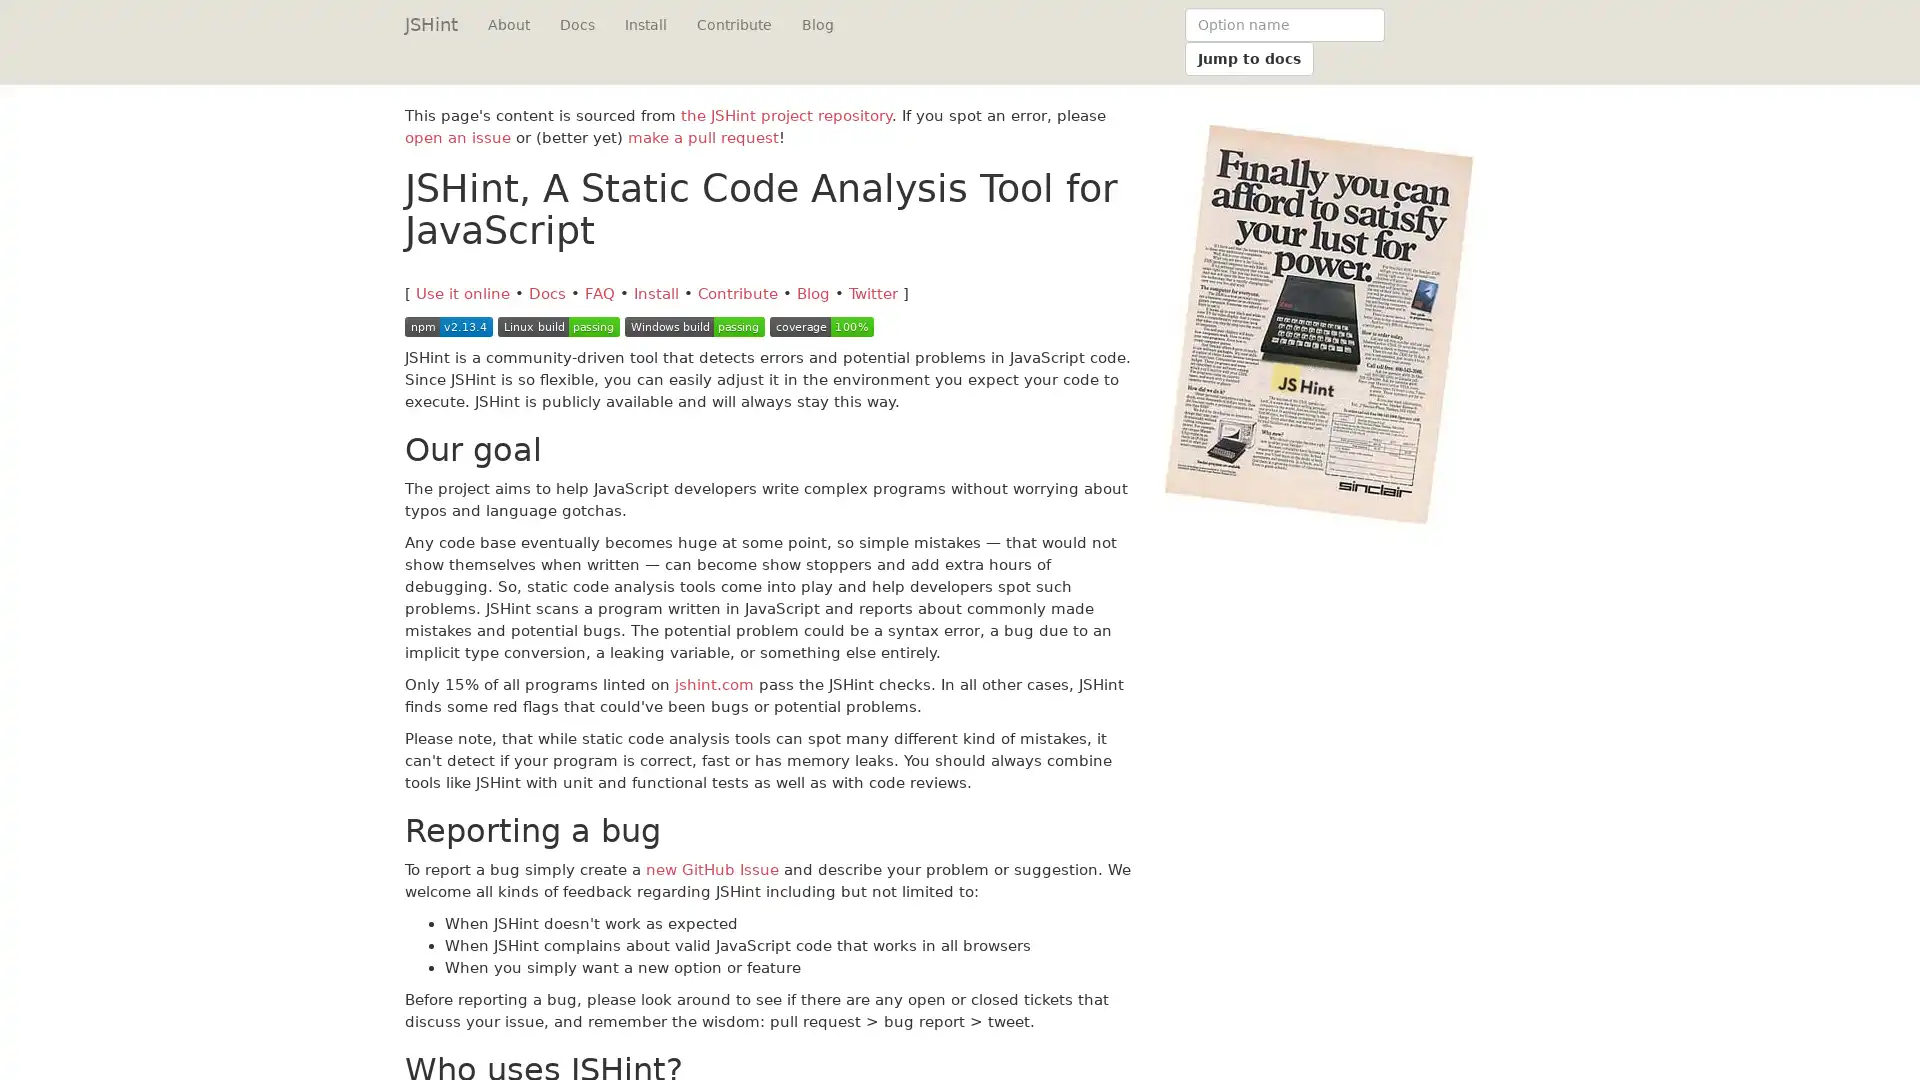  Describe the element at coordinates (1248, 57) in the screenshot. I see `Jump to docs` at that location.